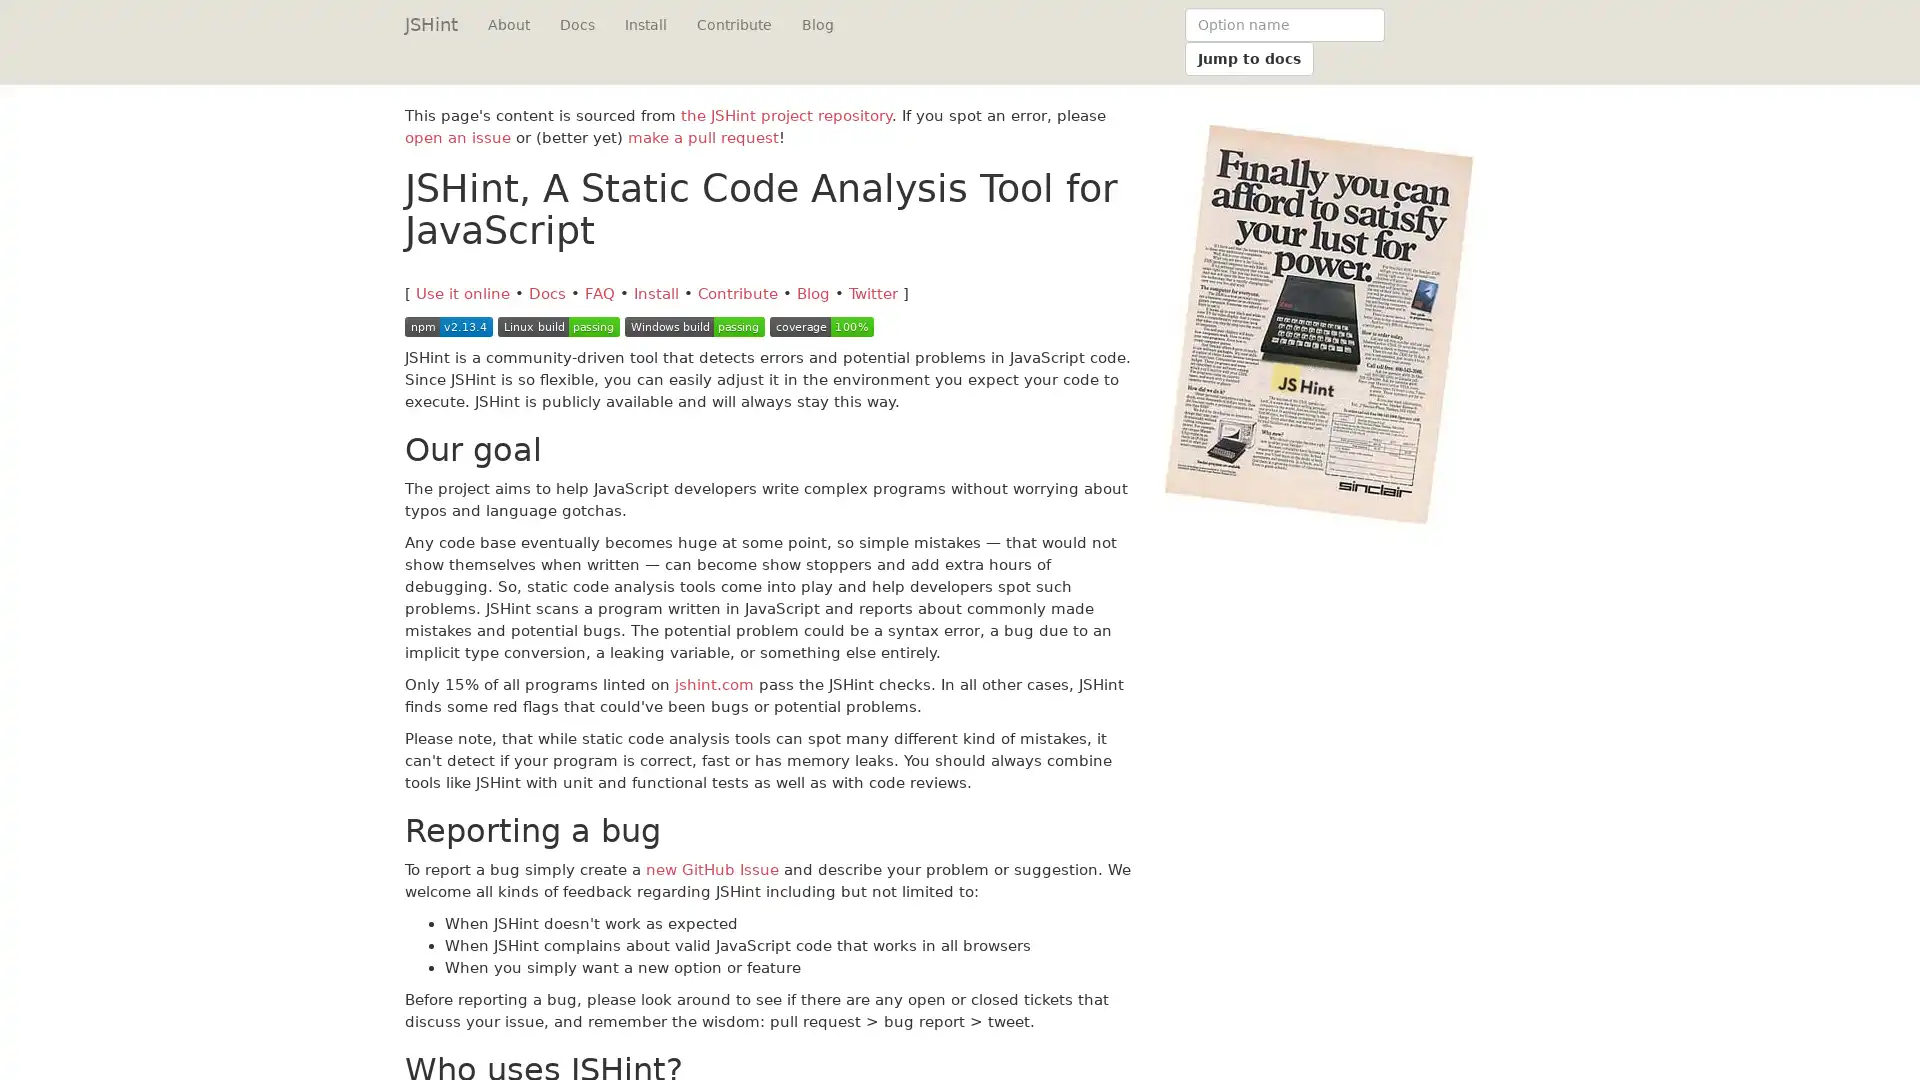  Describe the element at coordinates (1248, 57) in the screenshot. I see `Jump to docs` at that location.